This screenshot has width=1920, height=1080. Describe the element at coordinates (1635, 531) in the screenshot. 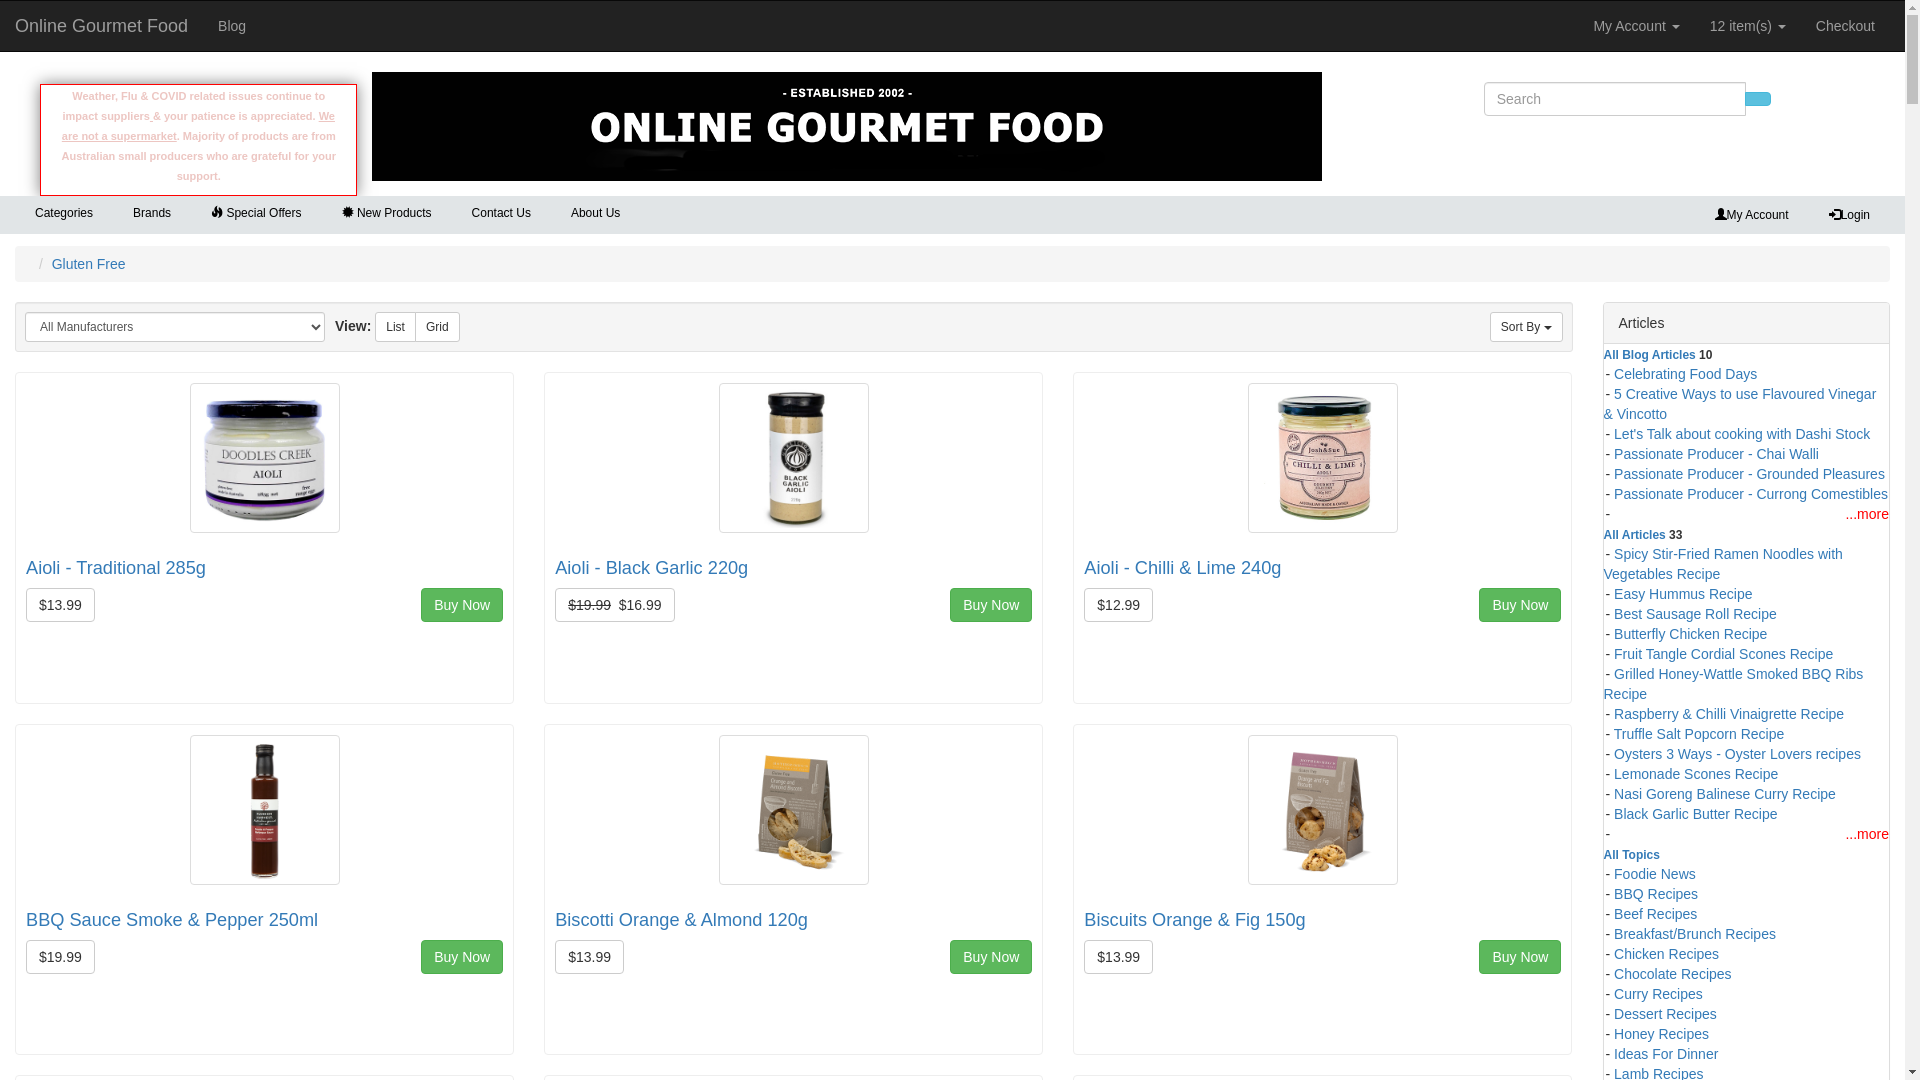

I see `'All Articles'` at that location.